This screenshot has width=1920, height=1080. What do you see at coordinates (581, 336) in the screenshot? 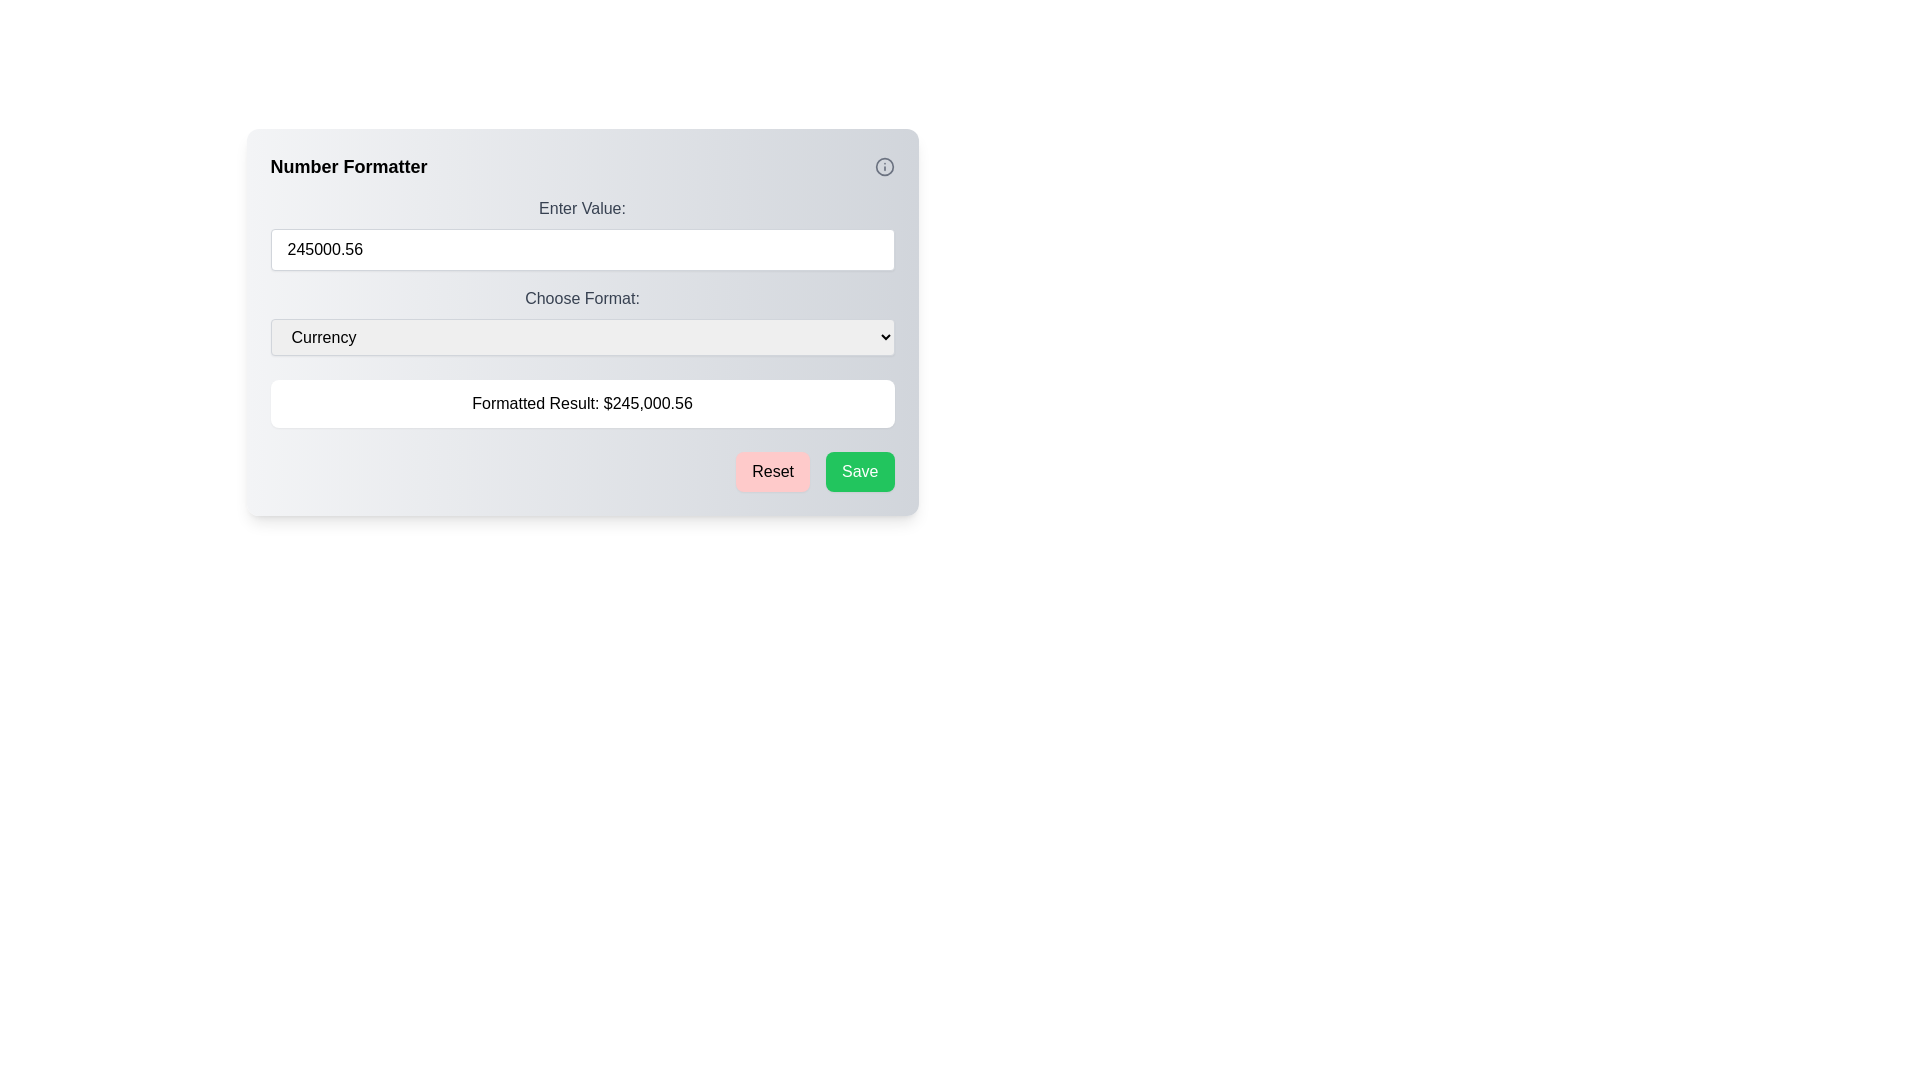
I see `the Dropdown menu located in the 'Choose Format:' section` at bounding box center [581, 336].